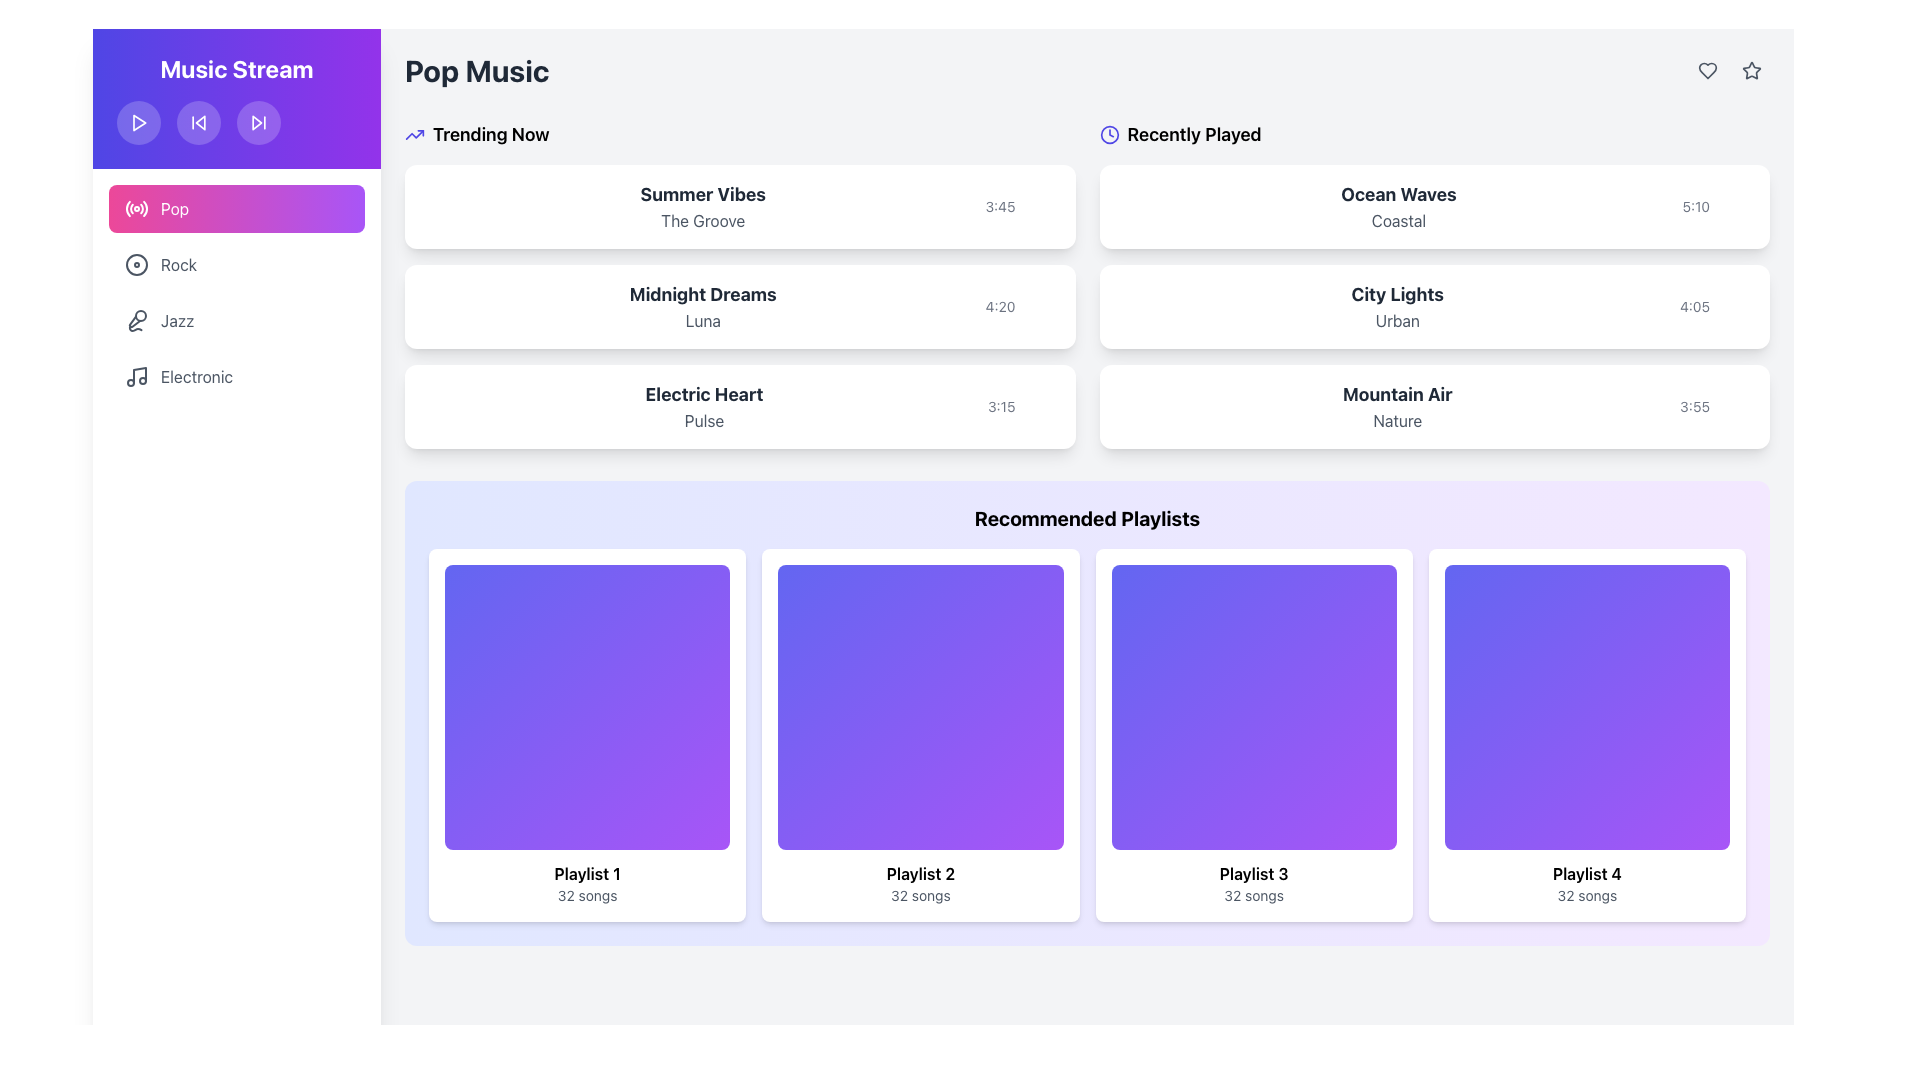 The image size is (1920, 1080). What do you see at coordinates (136, 264) in the screenshot?
I see `the circular icon resembling a compact disc, located in the sidebar adjacent to the 'Rock' text label` at bounding box center [136, 264].